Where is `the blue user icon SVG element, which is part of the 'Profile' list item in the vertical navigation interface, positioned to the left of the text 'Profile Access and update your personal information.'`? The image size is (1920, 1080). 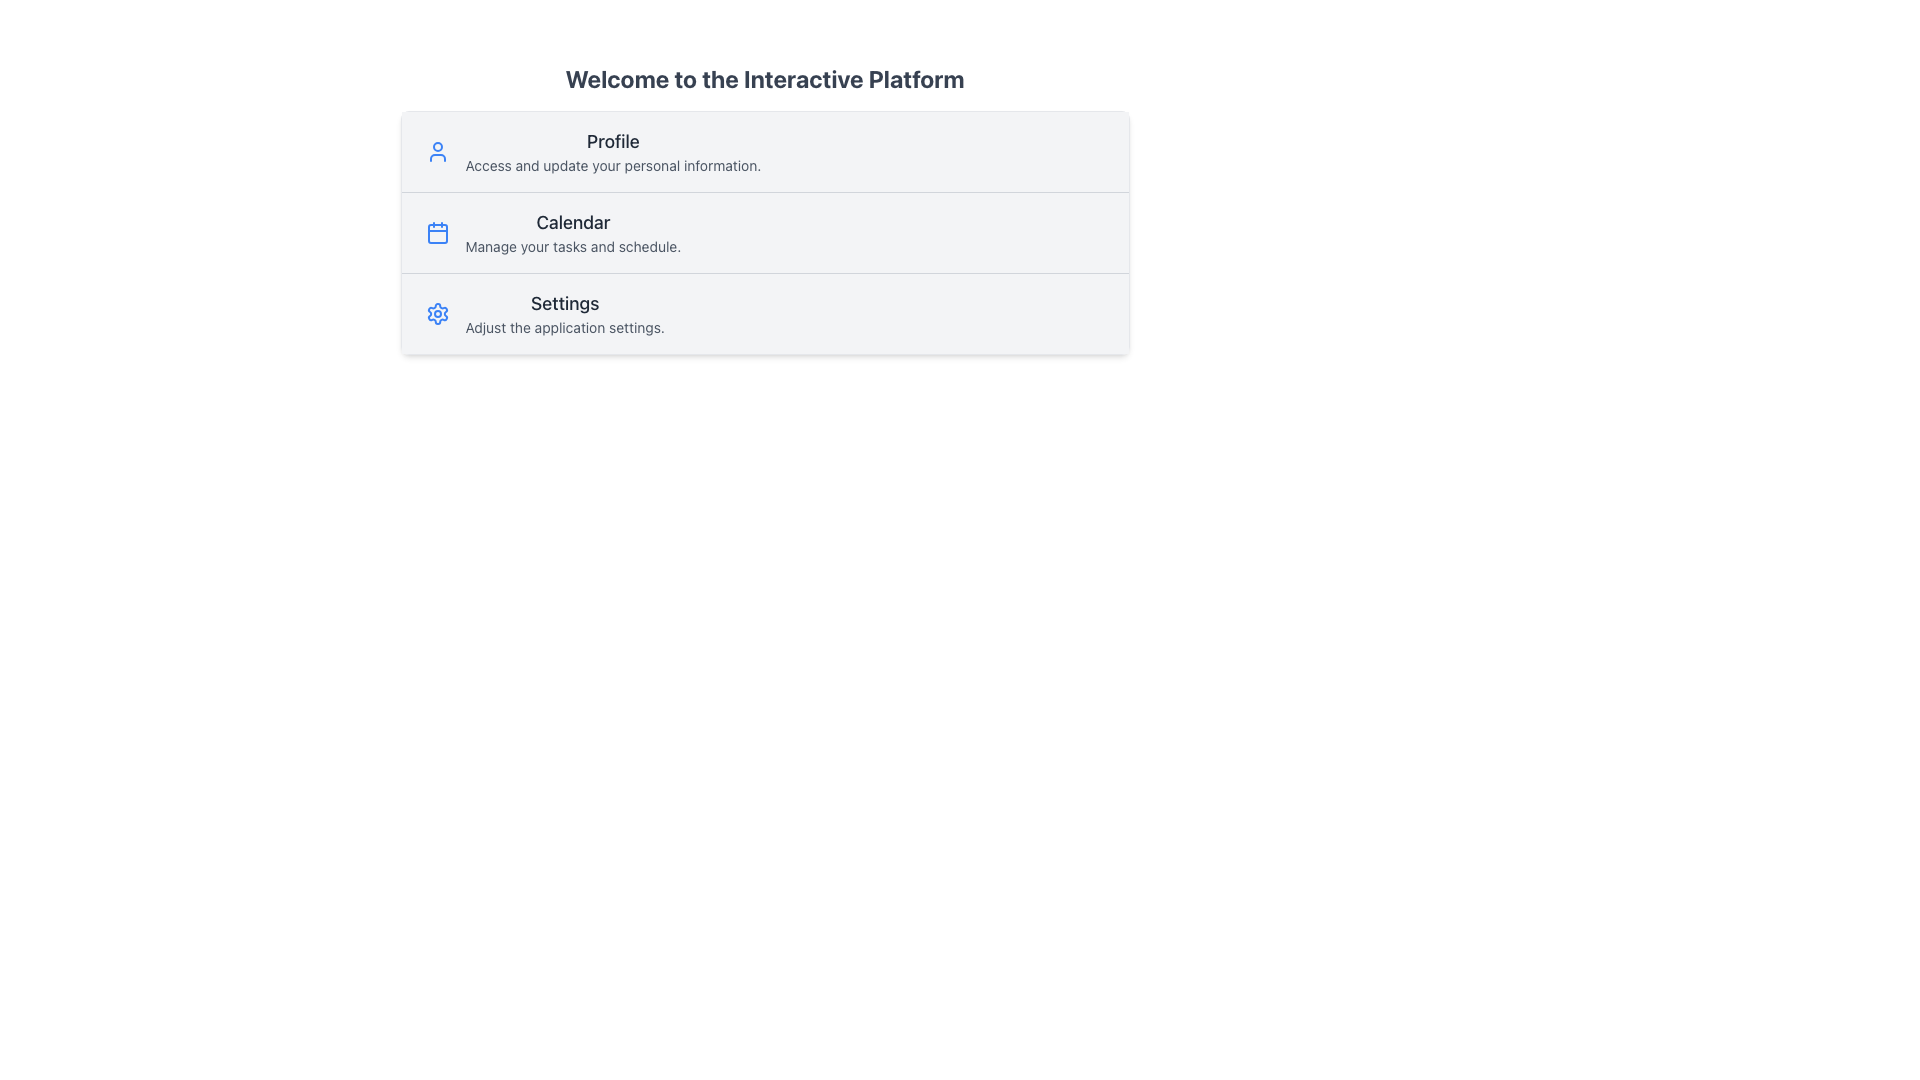 the blue user icon SVG element, which is part of the 'Profile' list item in the vertical navigation interface, positioned to the left of the text 'Profile Access and update your personal information.' is located at coordinates (436, 150).